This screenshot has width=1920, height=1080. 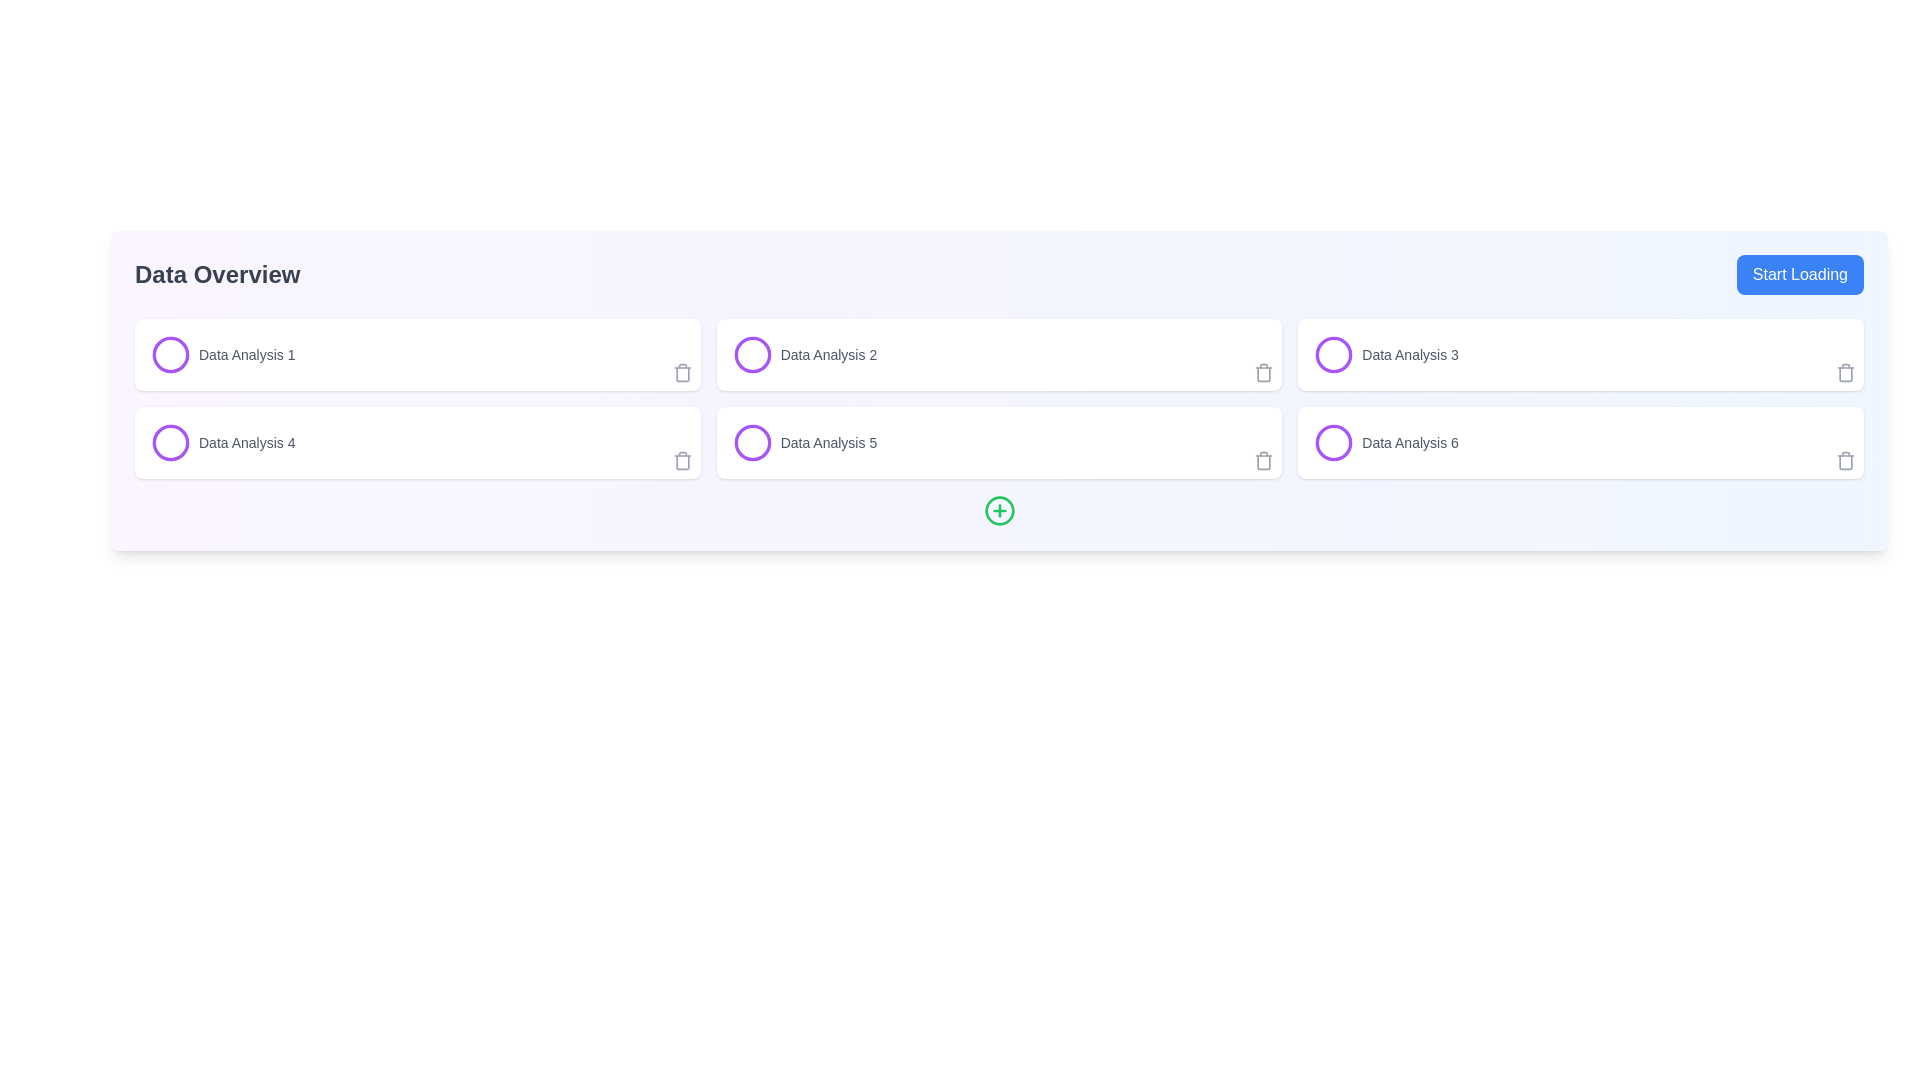 What do you see at coordinates (1263, 374) in the screenshot?
I see `the trash can icon located in the bottom-right corner of the 'Data Analysis 2' card` at bounding box center [1263, 374].